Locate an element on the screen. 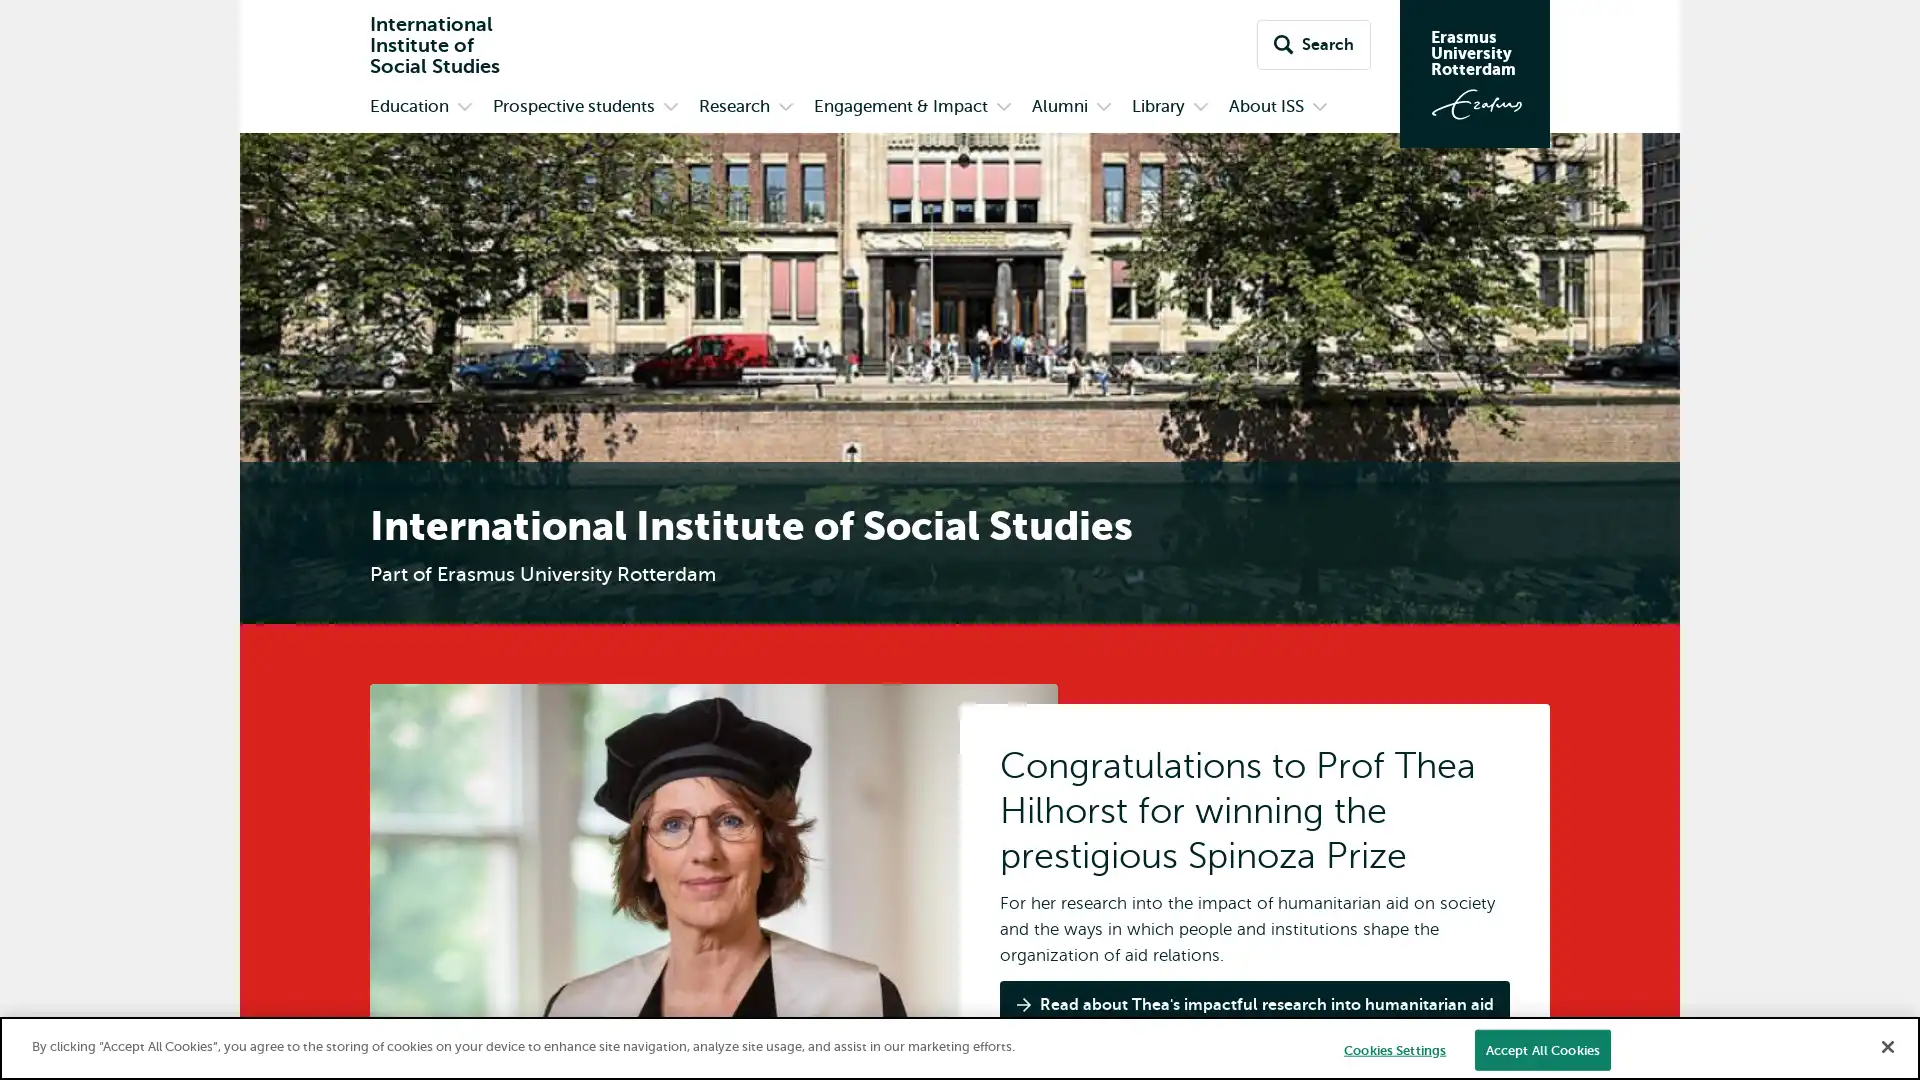  Open submenu is located at coordinates (1320, 108).